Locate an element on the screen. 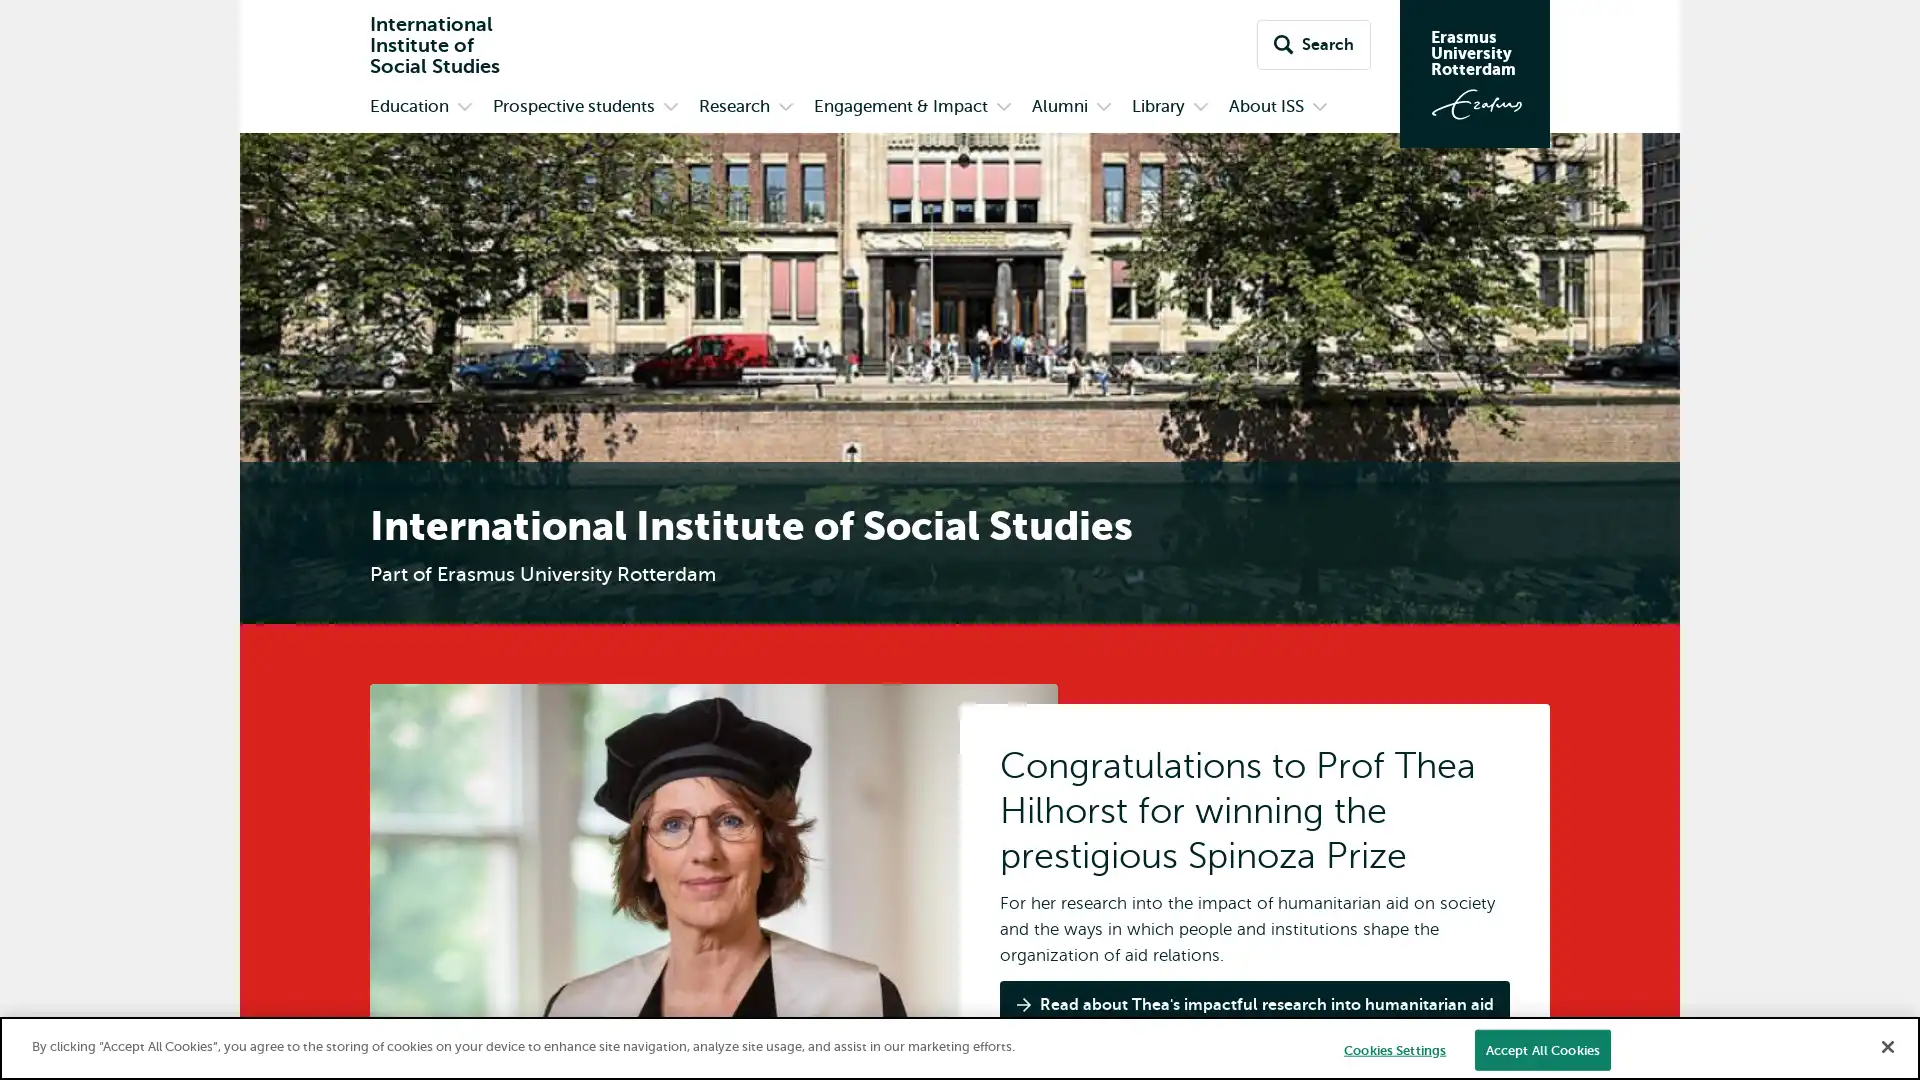  Open submenu is located at coordinates (1320, 108).